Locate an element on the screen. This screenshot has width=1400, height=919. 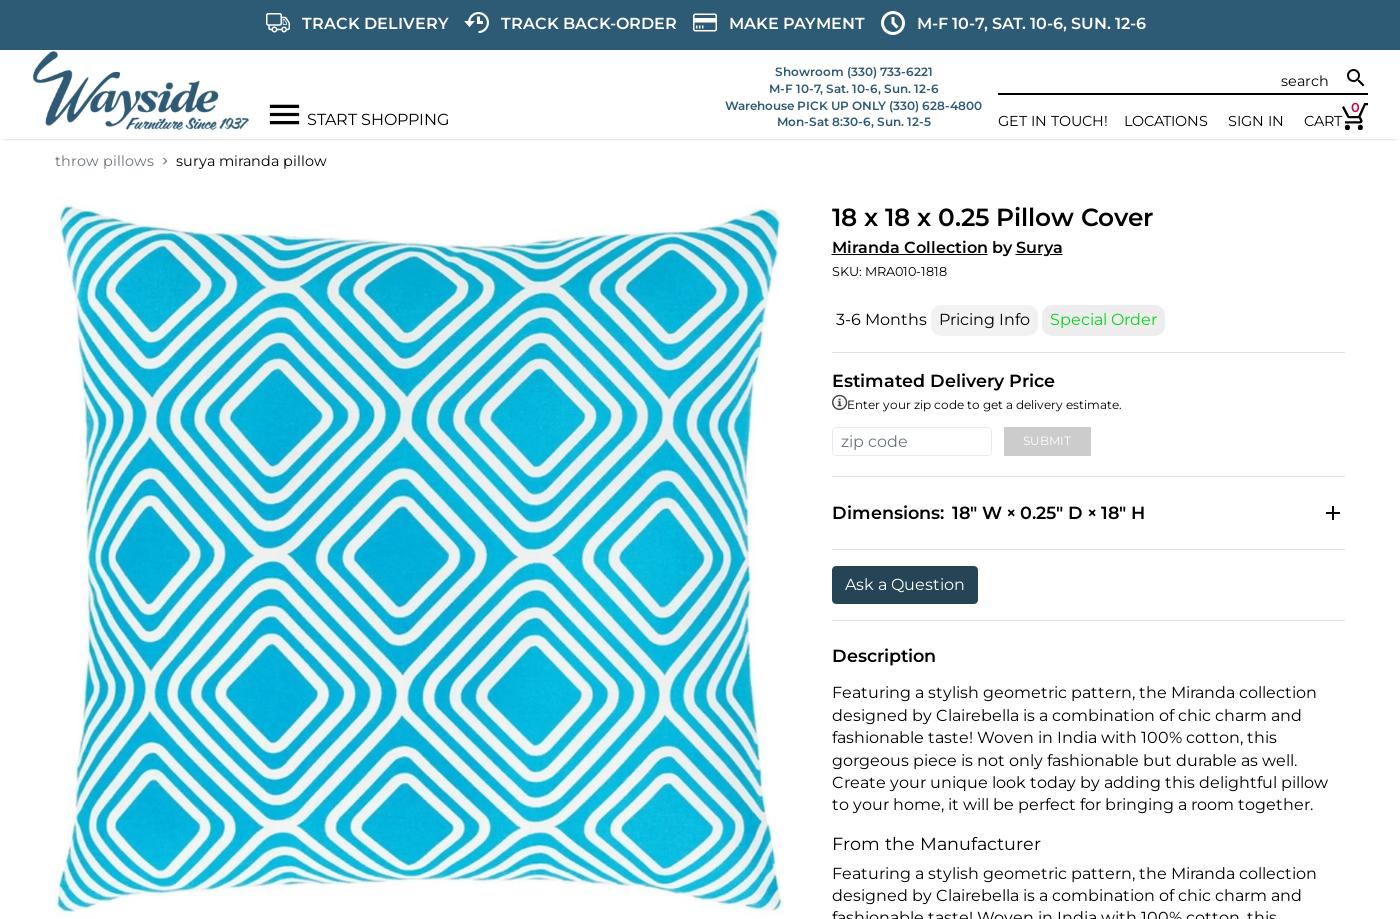
'Miranda Collection' is located at coordinates (908, 247).